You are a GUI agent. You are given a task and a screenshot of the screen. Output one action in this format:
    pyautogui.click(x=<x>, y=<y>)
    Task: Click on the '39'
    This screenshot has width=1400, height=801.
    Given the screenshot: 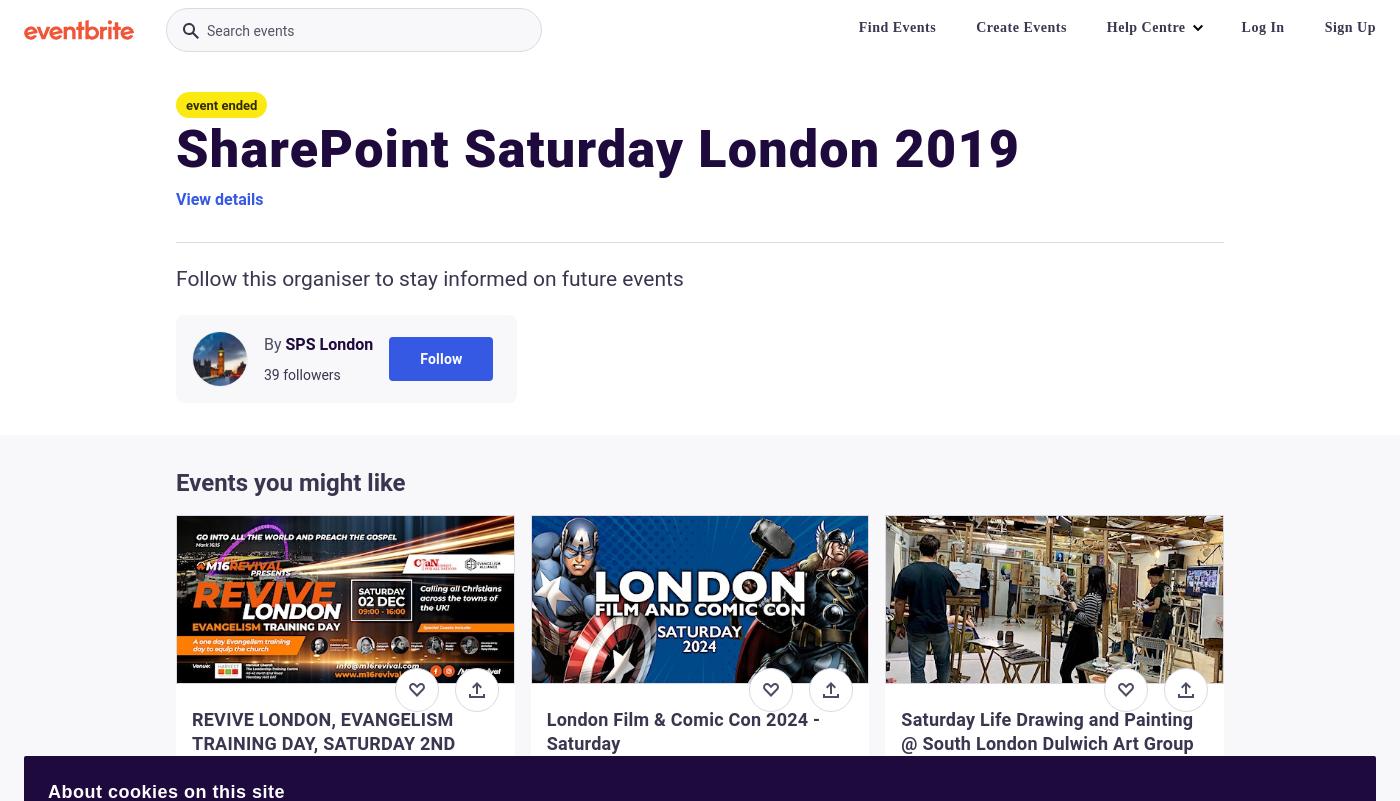 What is the action you would take?
    pyautogui.click(x=271, y=375)
    